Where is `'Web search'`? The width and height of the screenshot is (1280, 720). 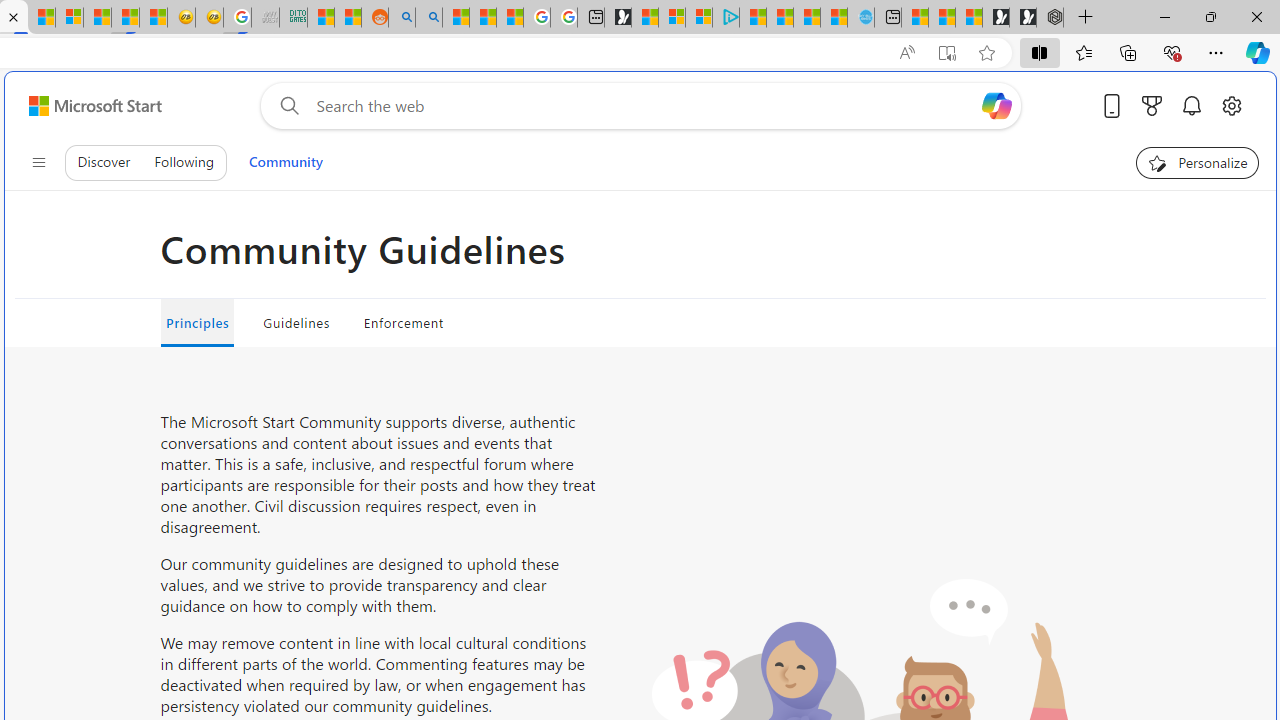
'Web search' is located at coordinates (284, 105).